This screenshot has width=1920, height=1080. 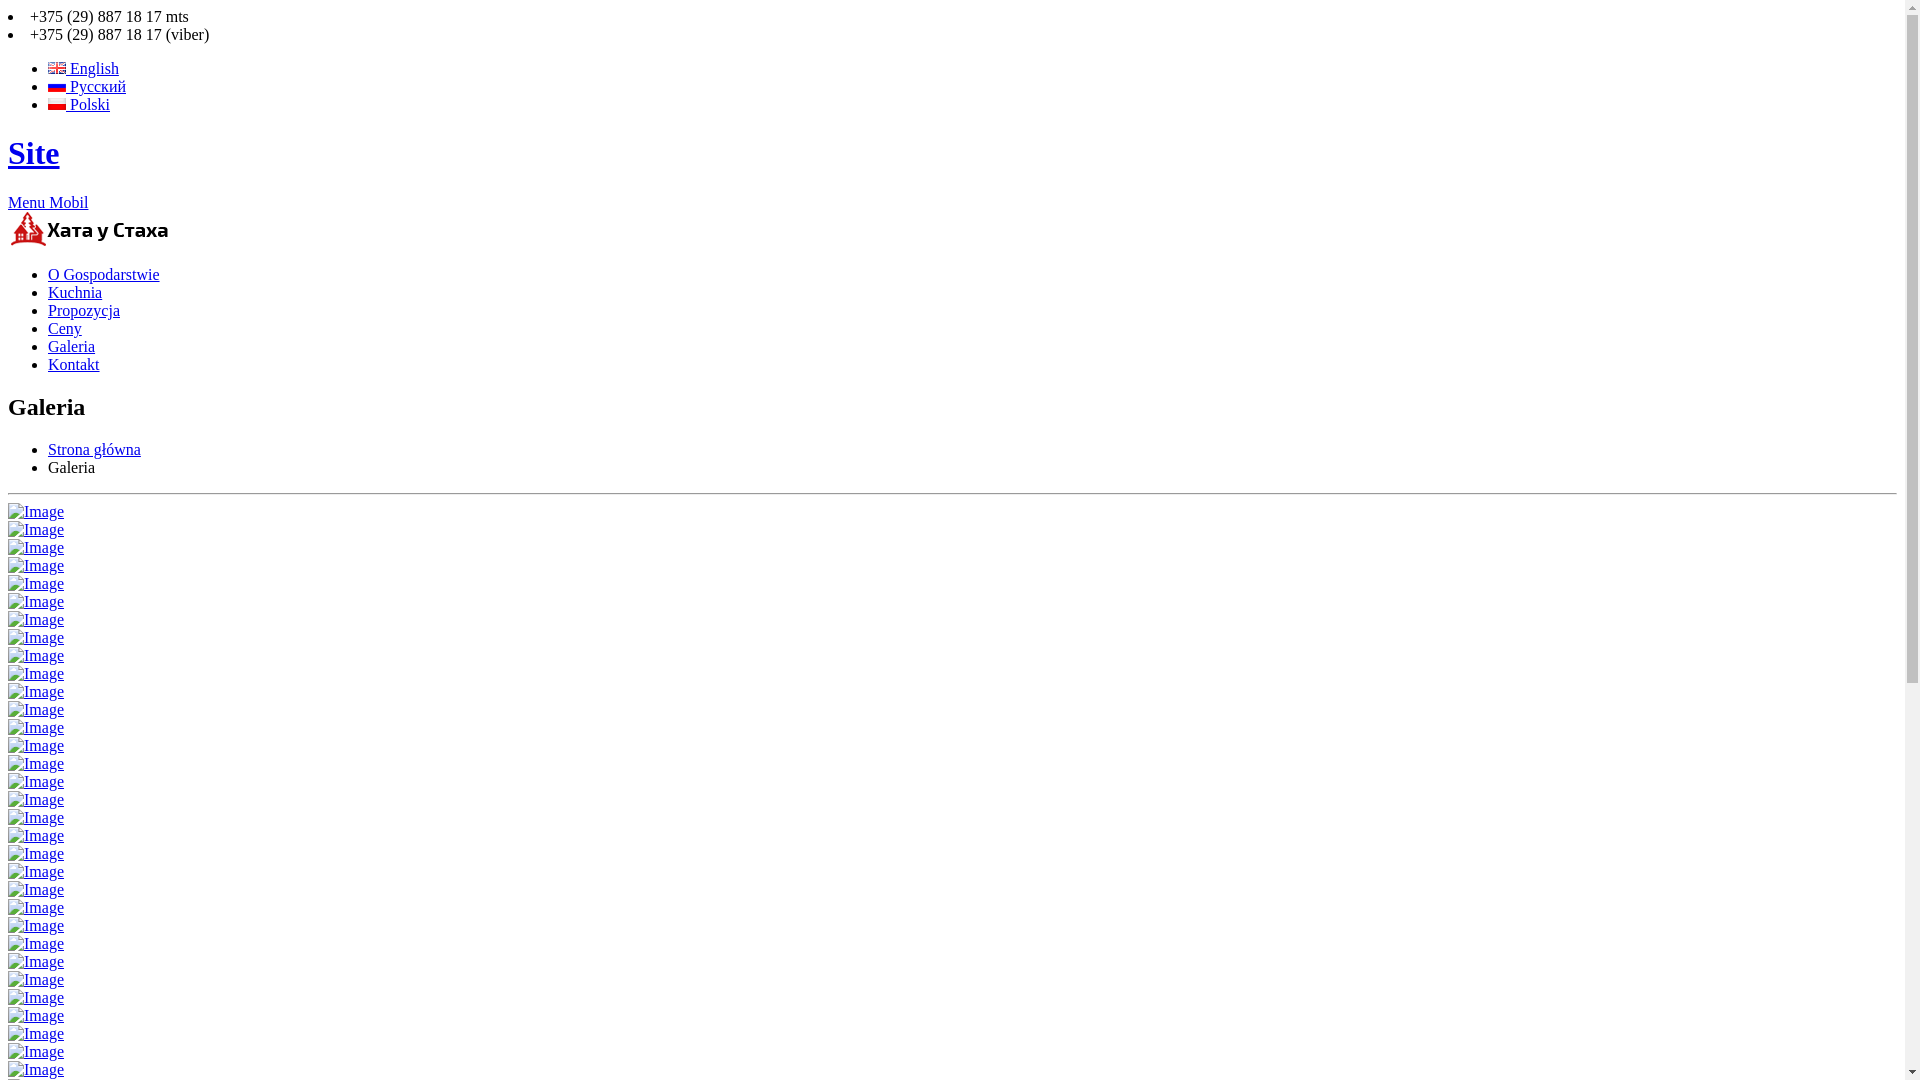 I want to click on 'Kontakt', so click(x=48, y=364).